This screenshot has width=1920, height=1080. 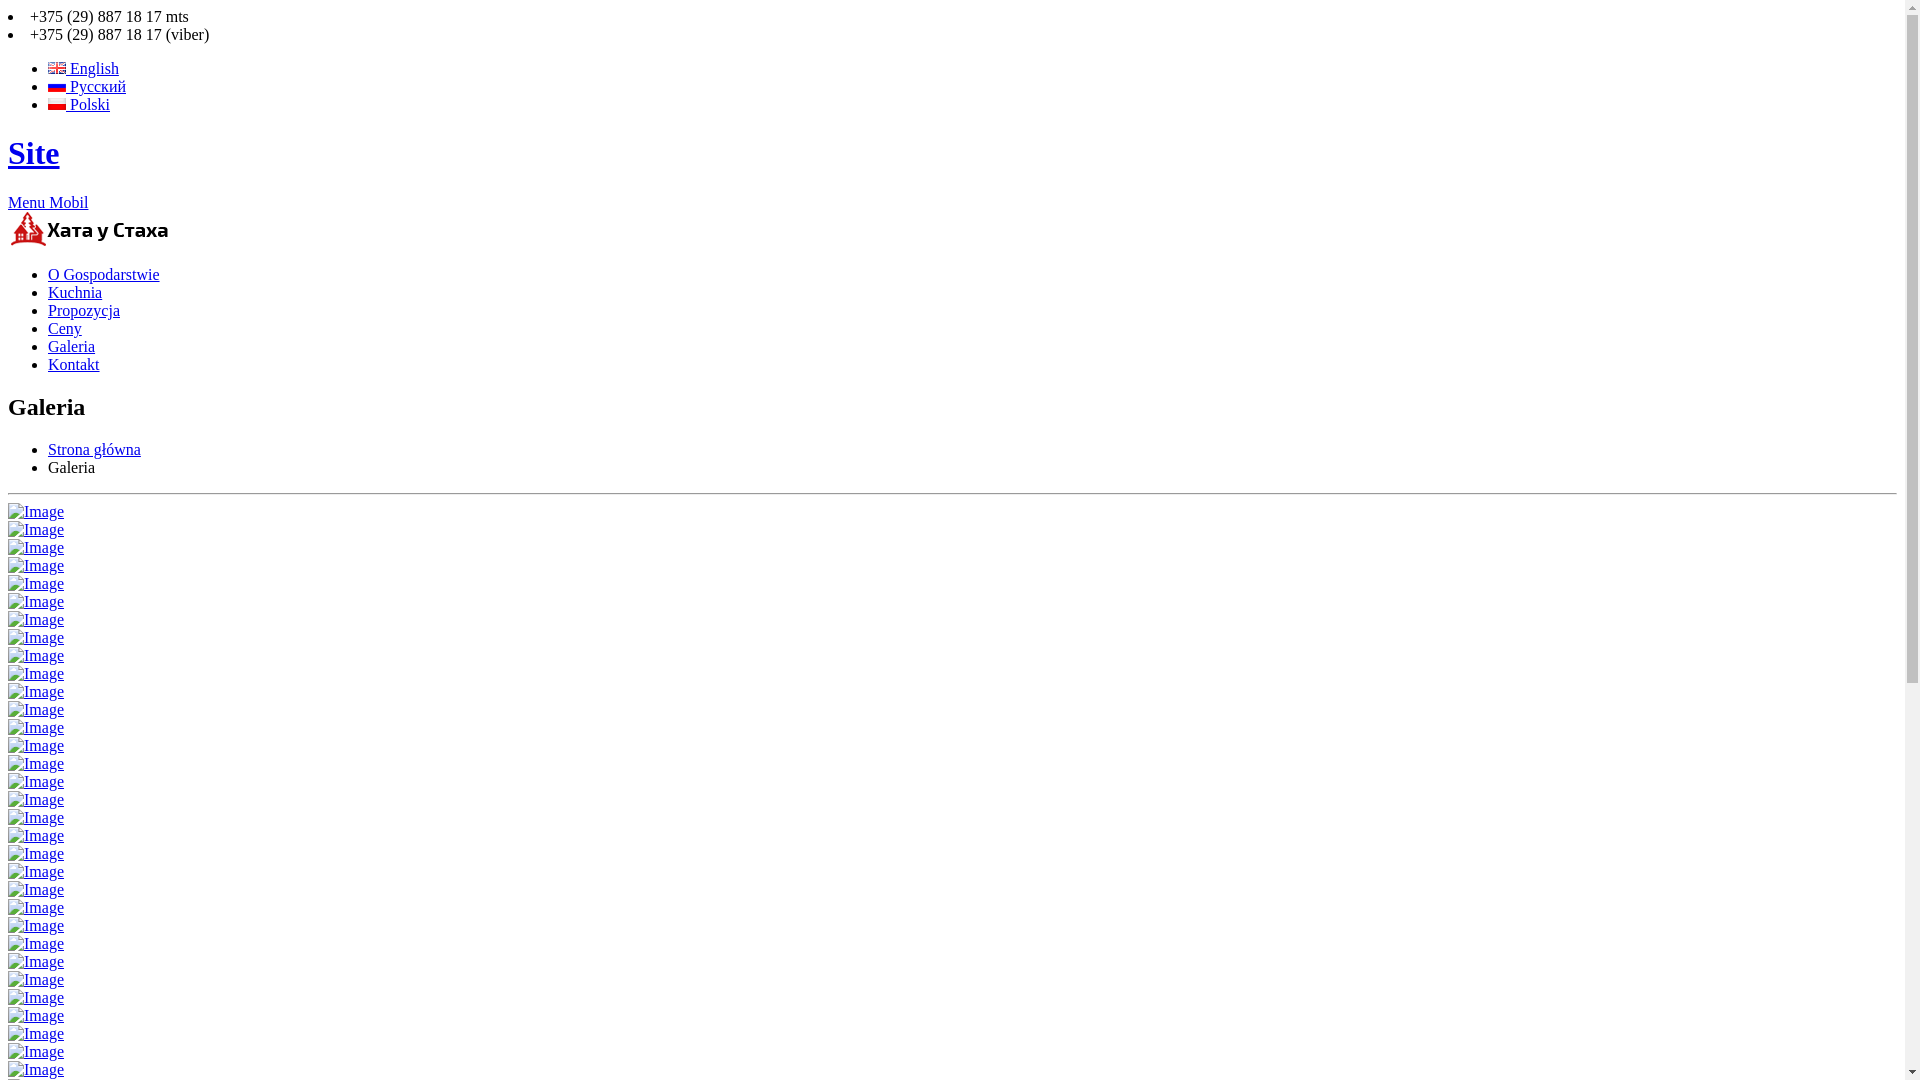 I want to click on 'Kontakt', so click(x=48, y=364).